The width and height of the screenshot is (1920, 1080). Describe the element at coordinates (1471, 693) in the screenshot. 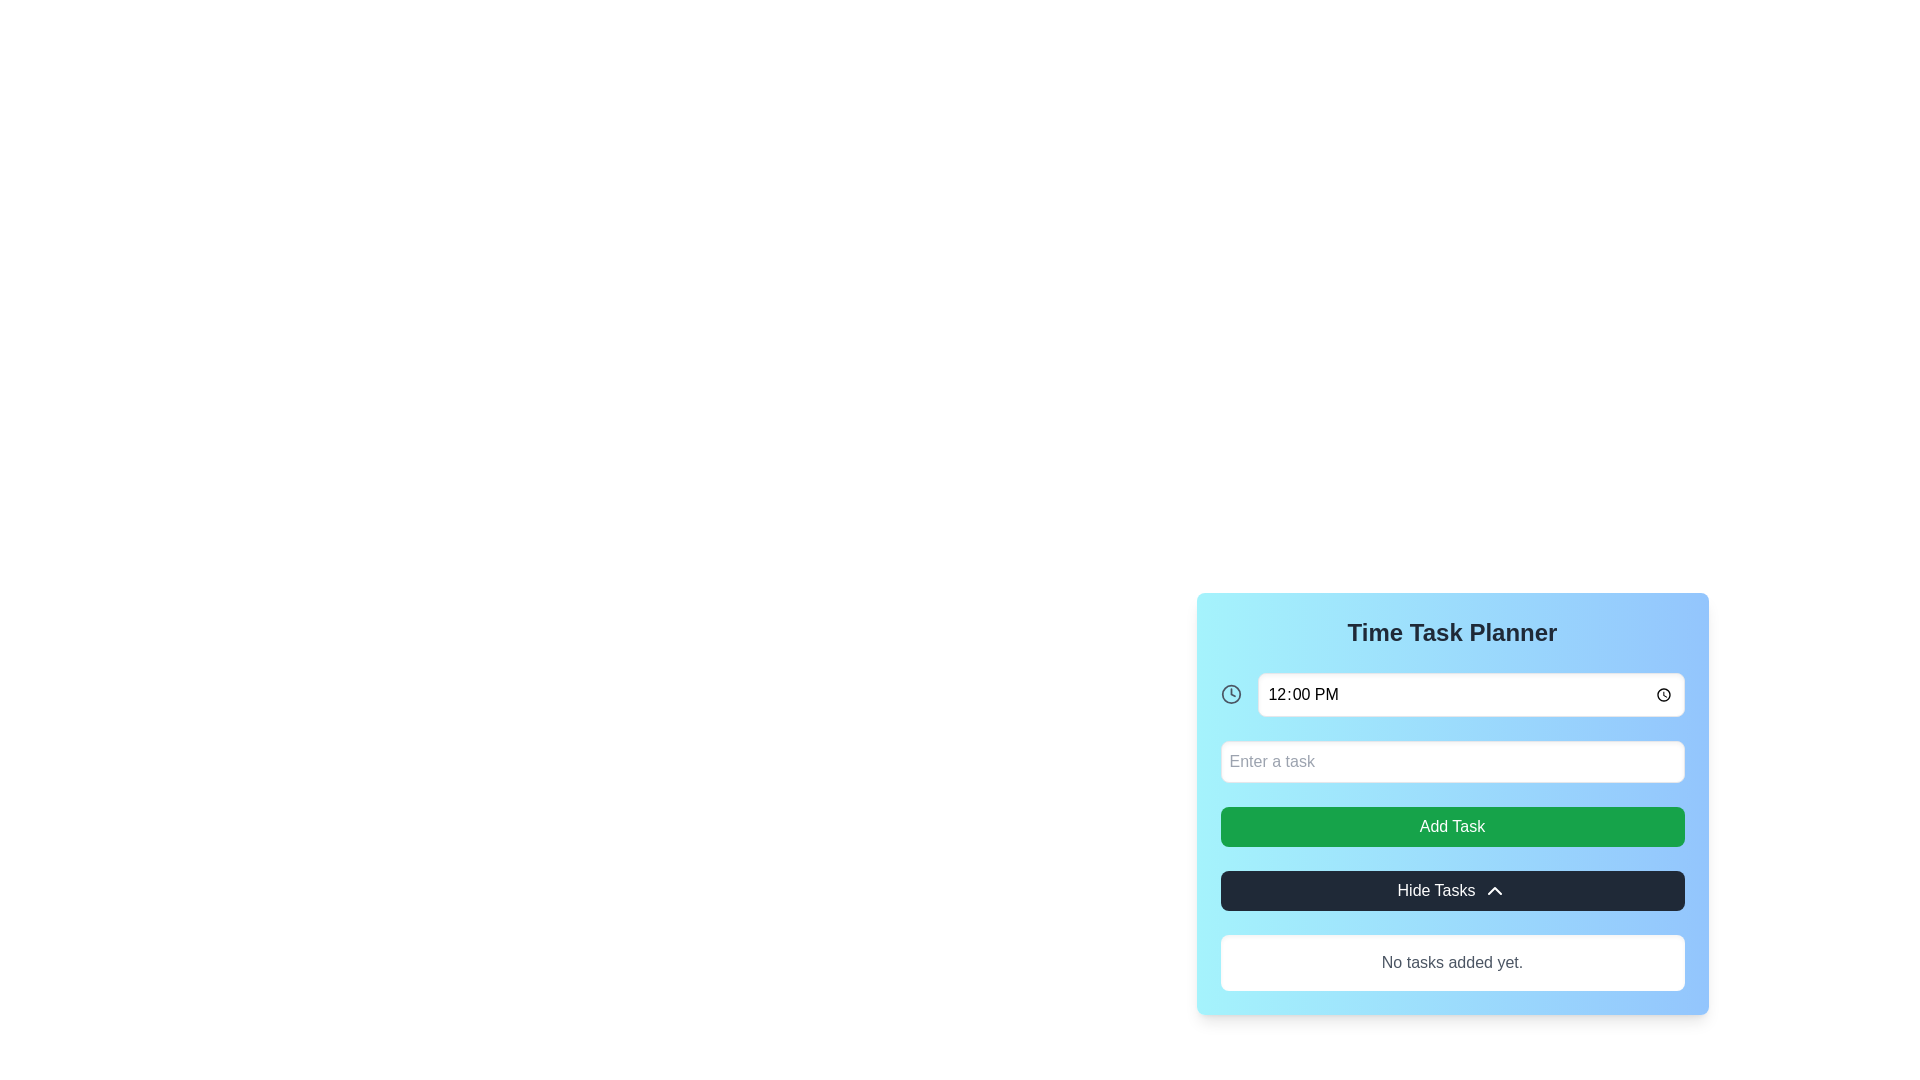

I see `the Time input field, which is a rectangular input field displaying '12:00 PM', by using tab navigation to focus on it` at that location.